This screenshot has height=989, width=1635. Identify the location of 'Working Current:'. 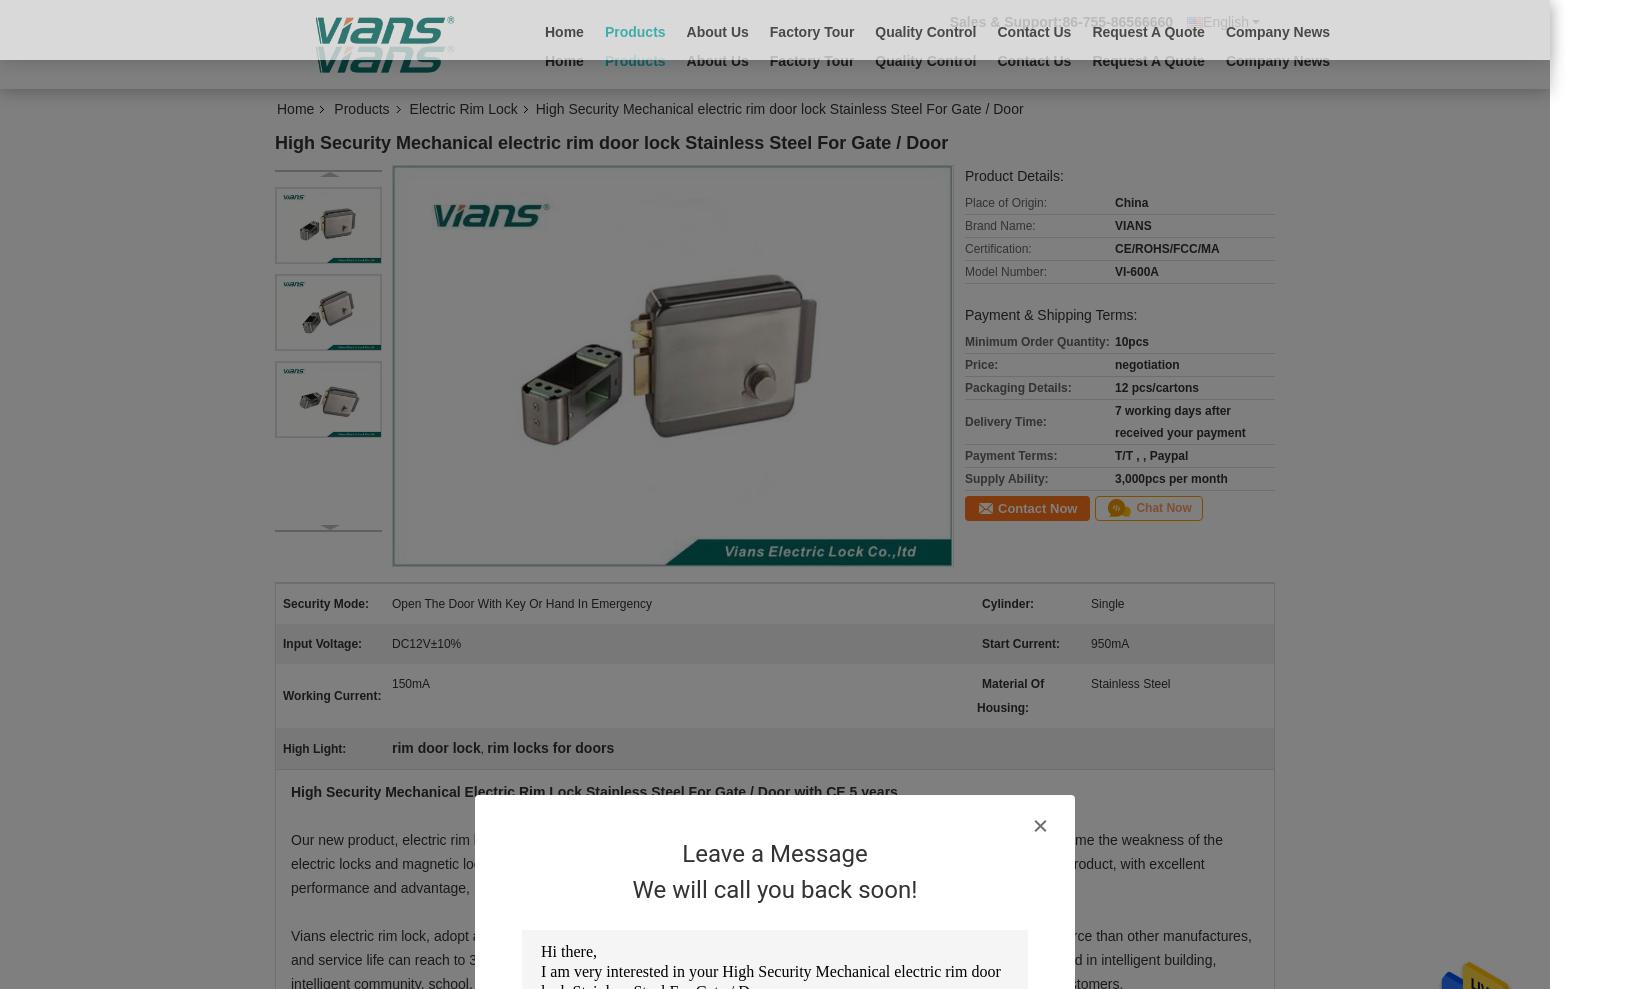
(331, 694).